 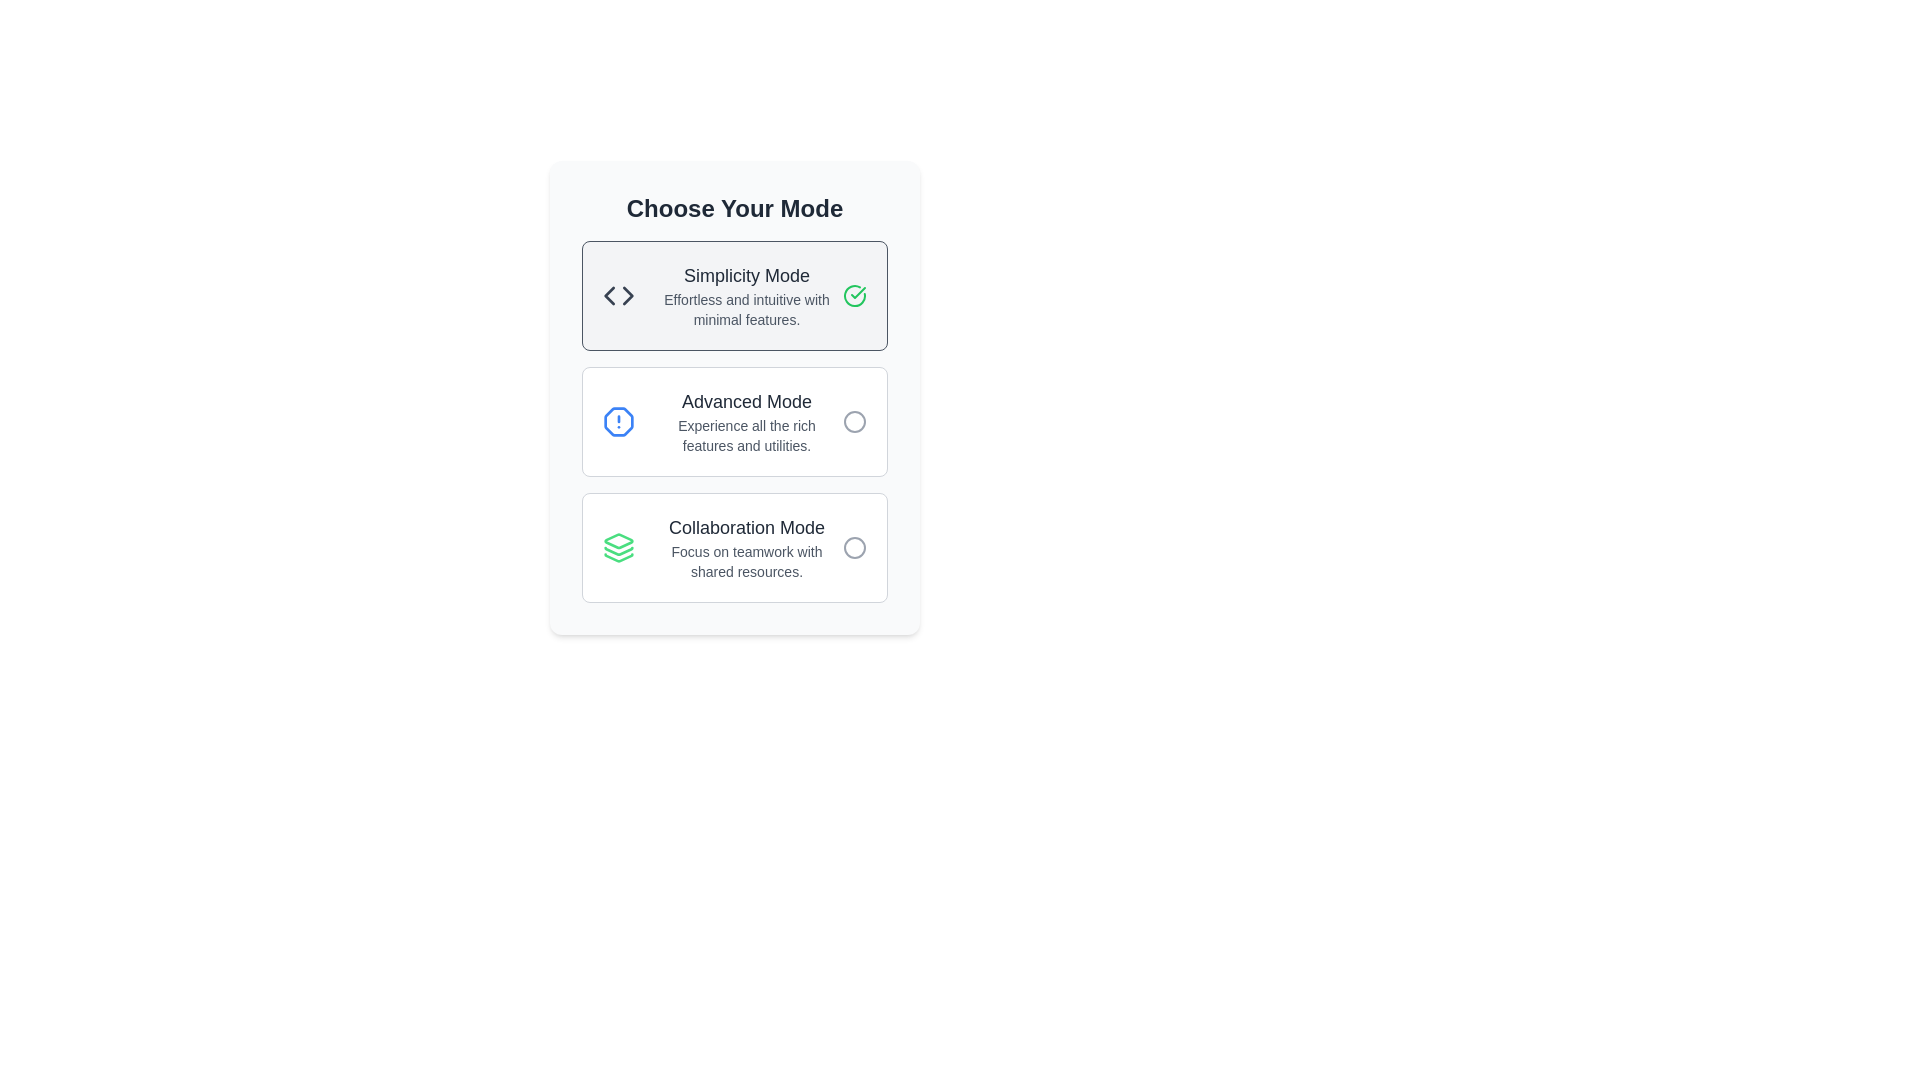 I want to click on the inner gray circle of the 'Collaboration Mode' SVG icon, which visually represents the mode option, so click(x=854, y=547).